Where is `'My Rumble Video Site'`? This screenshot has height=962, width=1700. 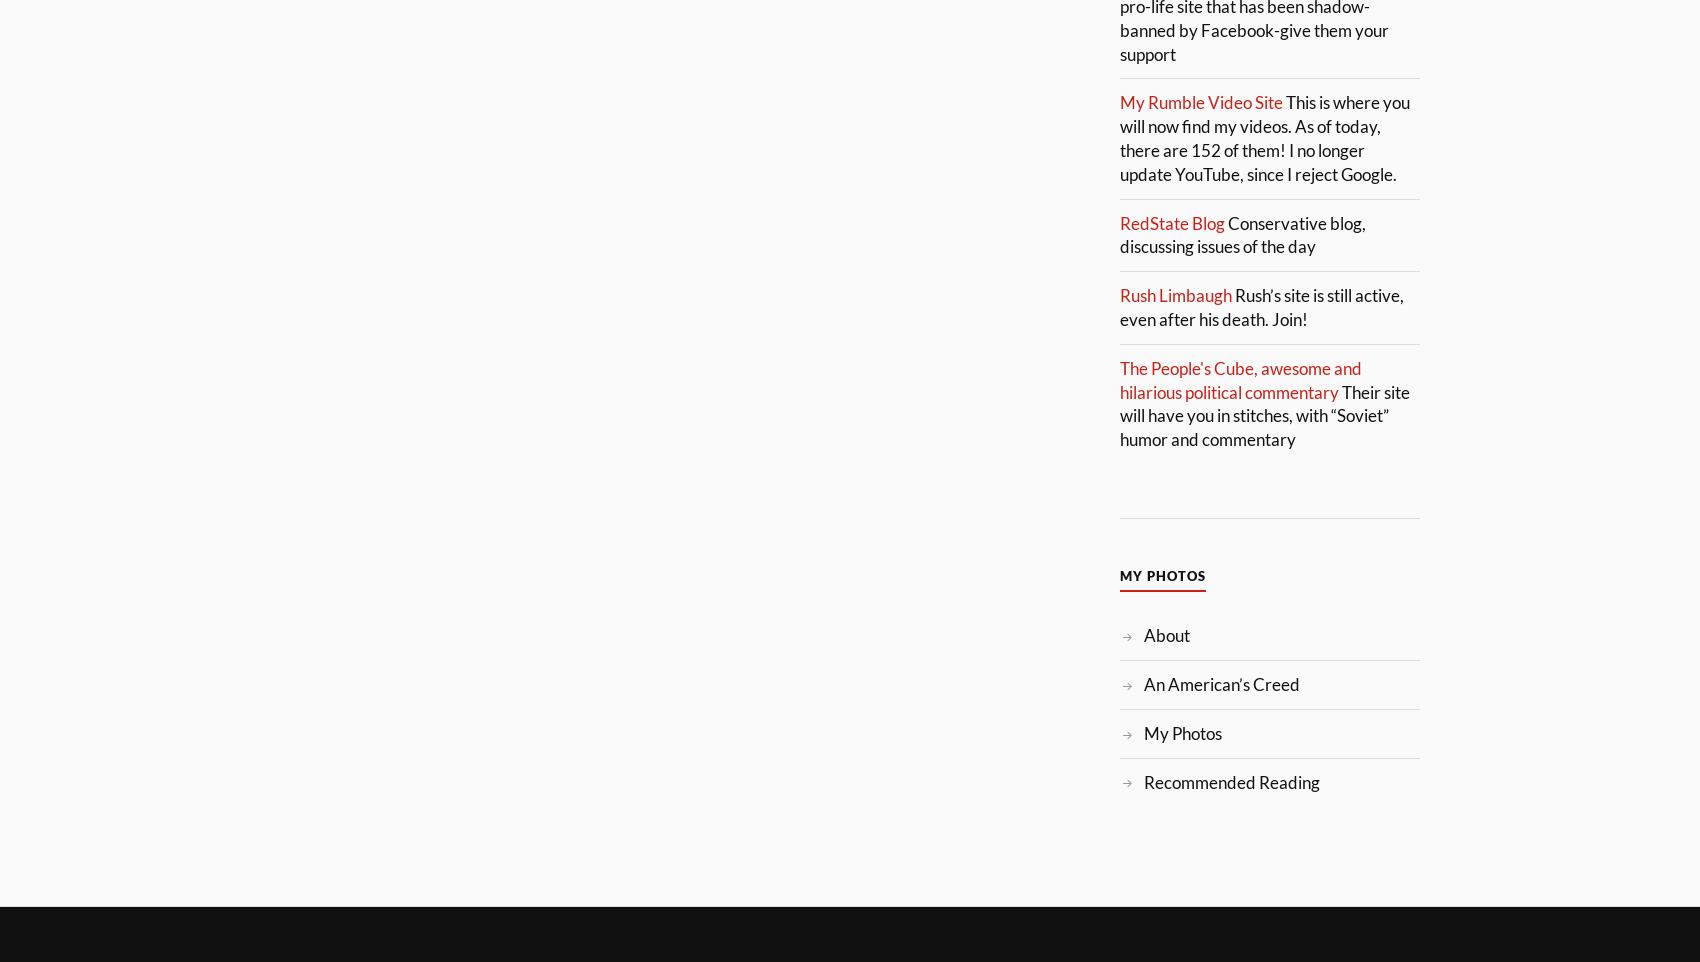 'My Rumble Video Site' is located at coordinates (1119, 101).